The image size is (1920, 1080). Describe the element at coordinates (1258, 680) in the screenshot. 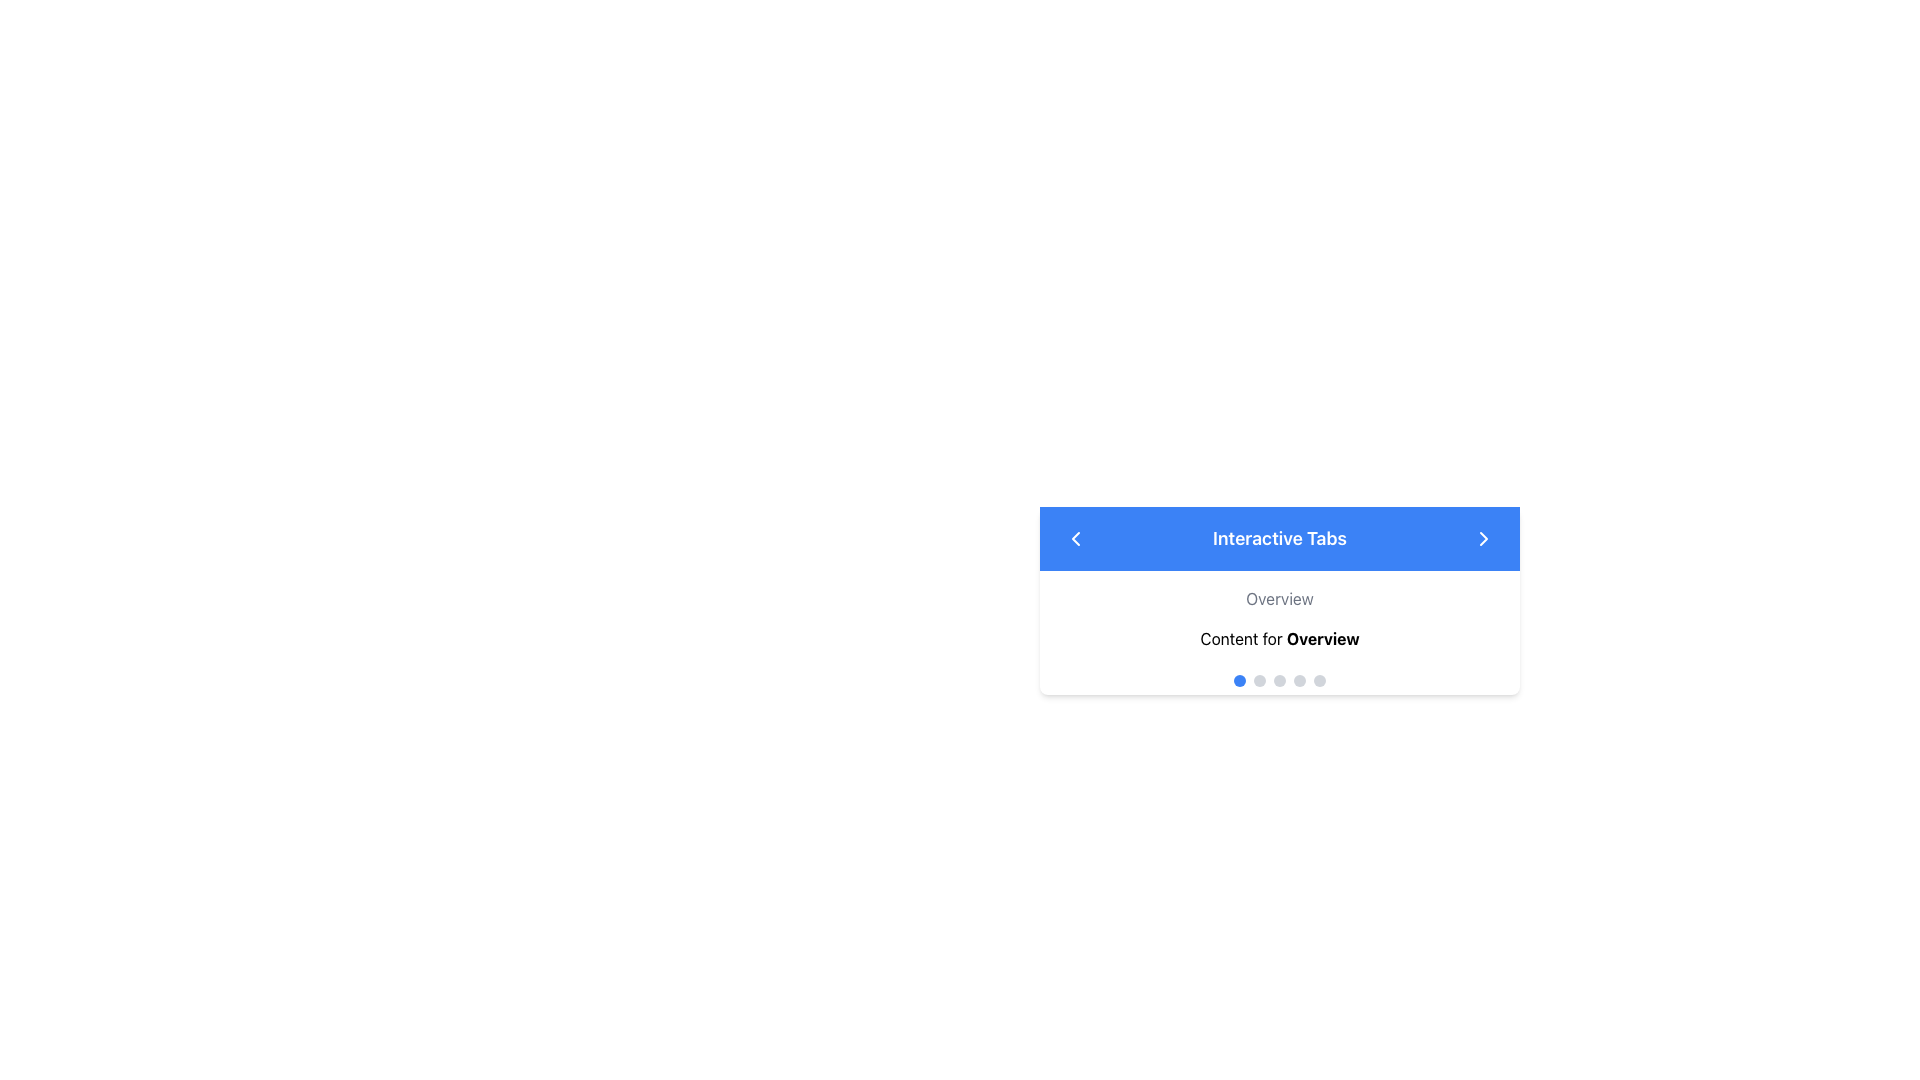

I see `the second circular Navigation Indicator, which is light gray and located below the 'Content for Overview' section` at that location.